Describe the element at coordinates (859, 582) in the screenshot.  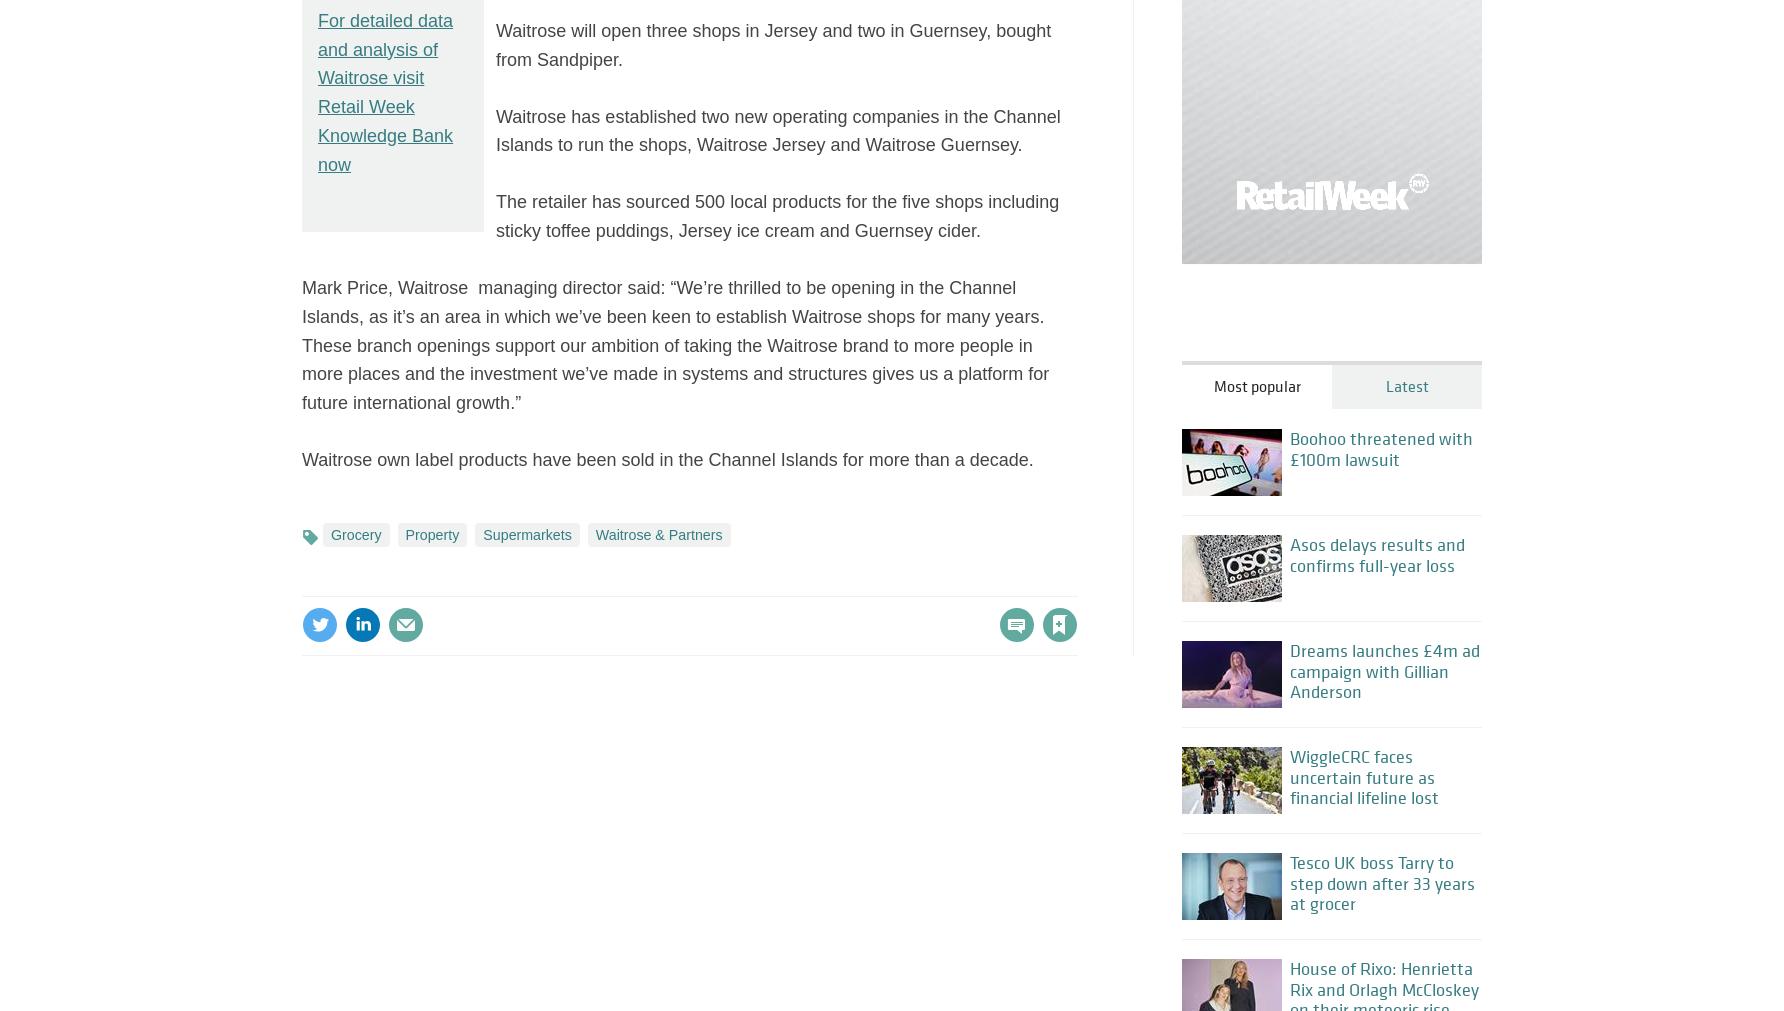
I see `'to your account to use this feature'` at that location.